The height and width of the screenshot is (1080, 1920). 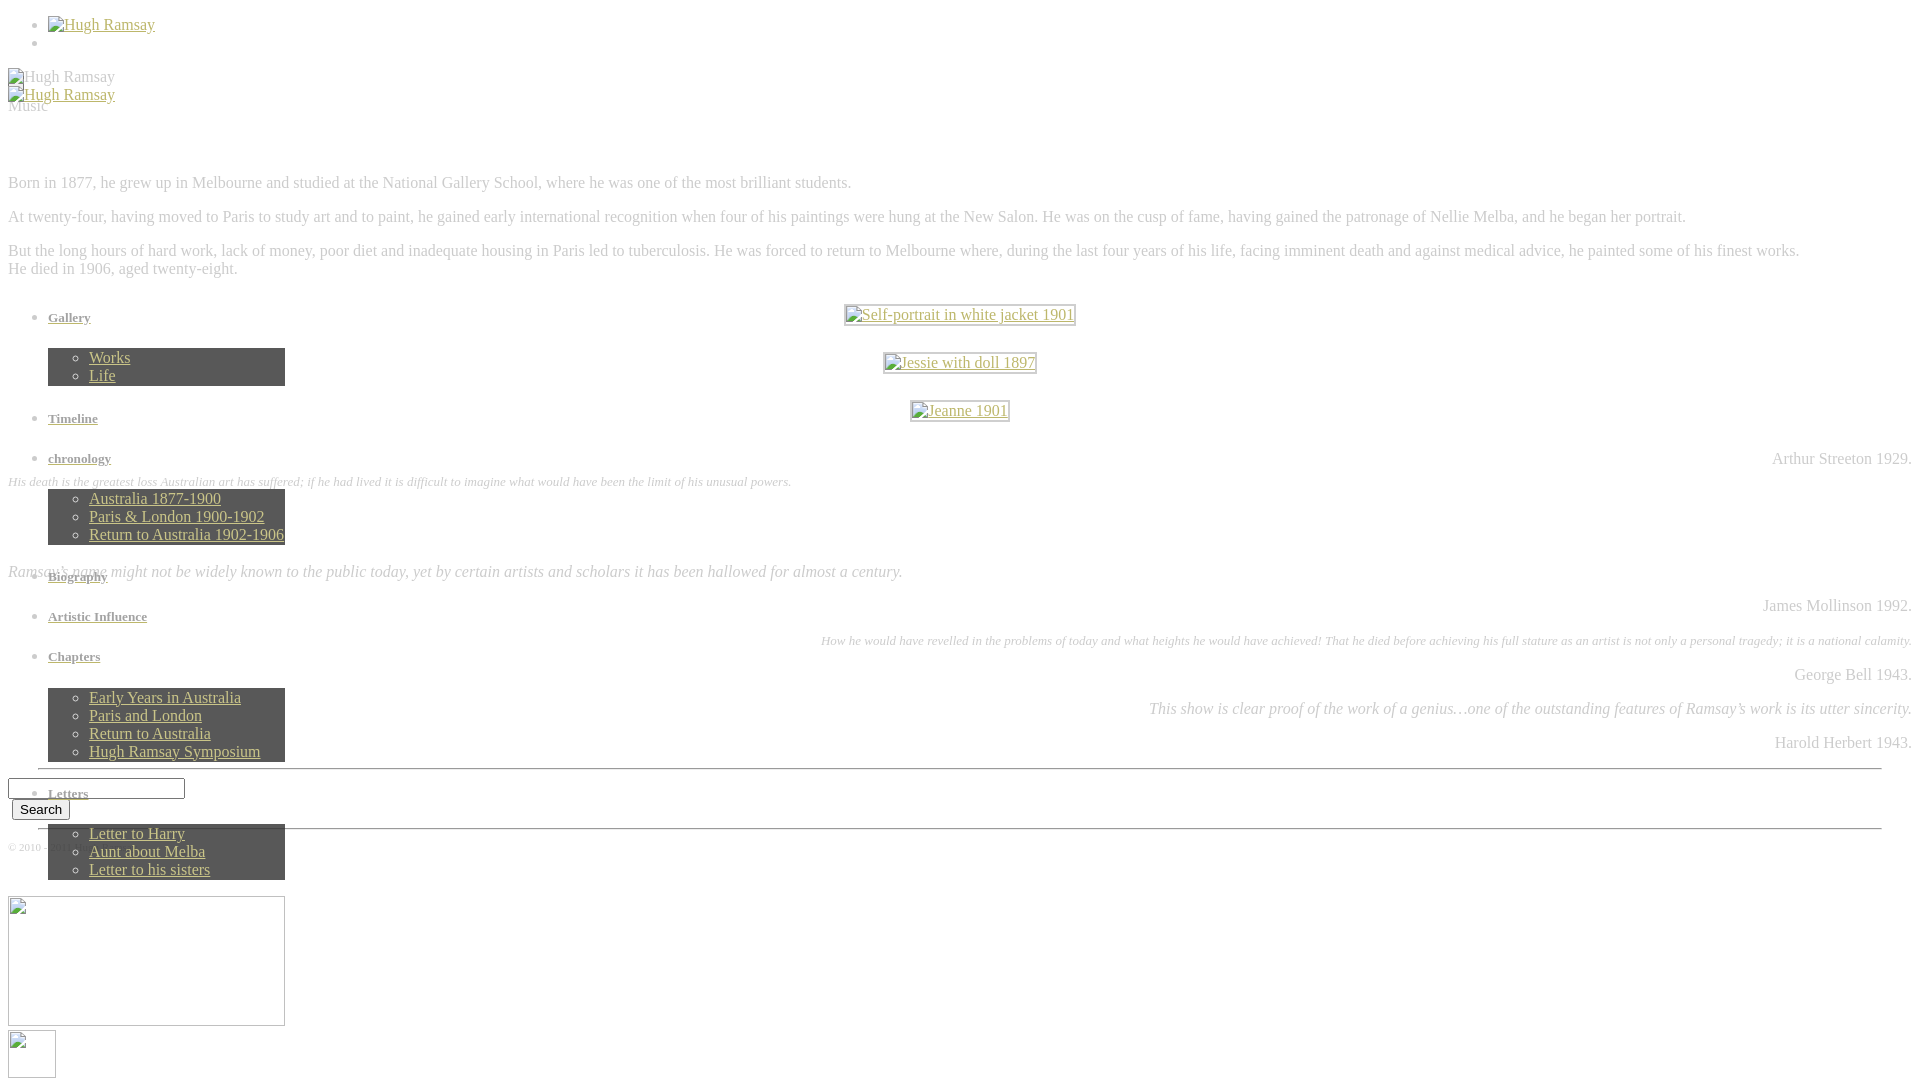 I want to click on 'Hugh Ramsay', so click(x=61, y=95).